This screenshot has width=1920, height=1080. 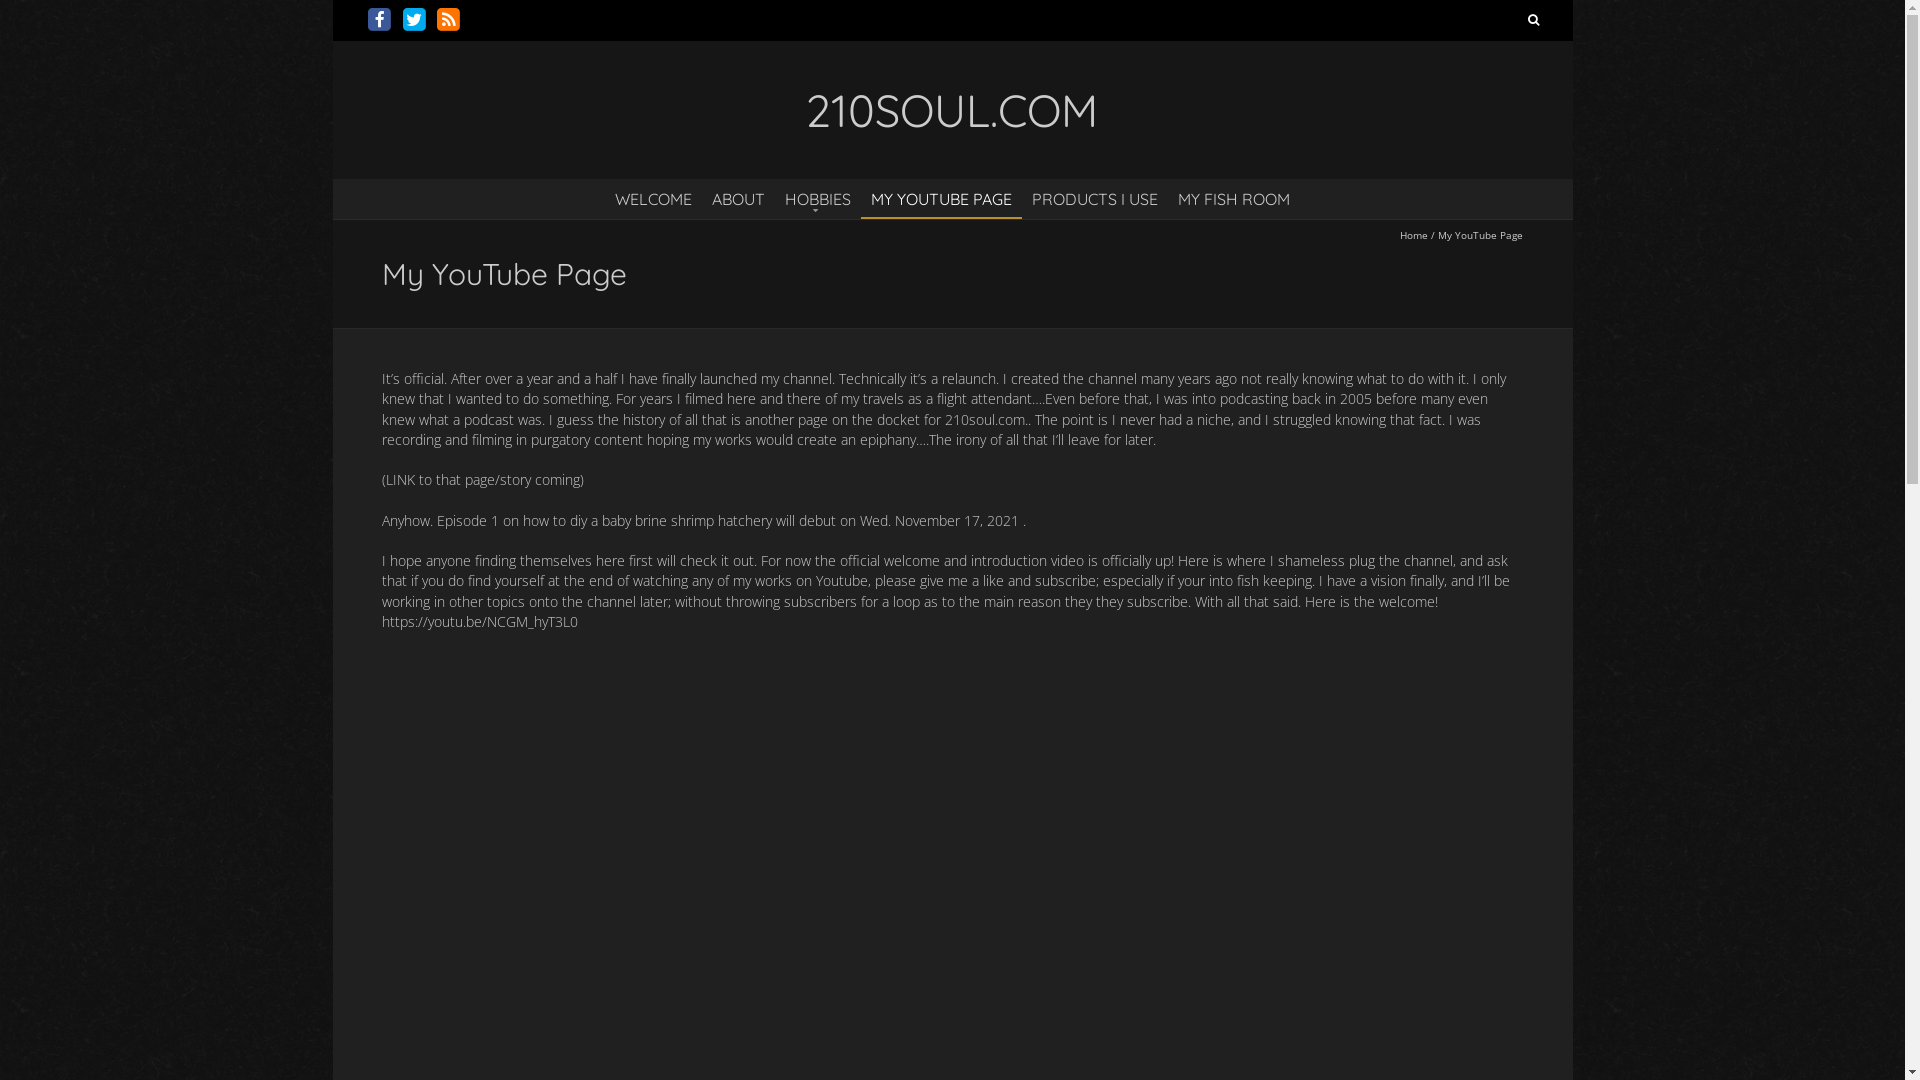 What do you see at coordinates (940, 197) in the screenshot?
I see `'MY YOUTUBE PAGE'` at bounding box center [940, 197].